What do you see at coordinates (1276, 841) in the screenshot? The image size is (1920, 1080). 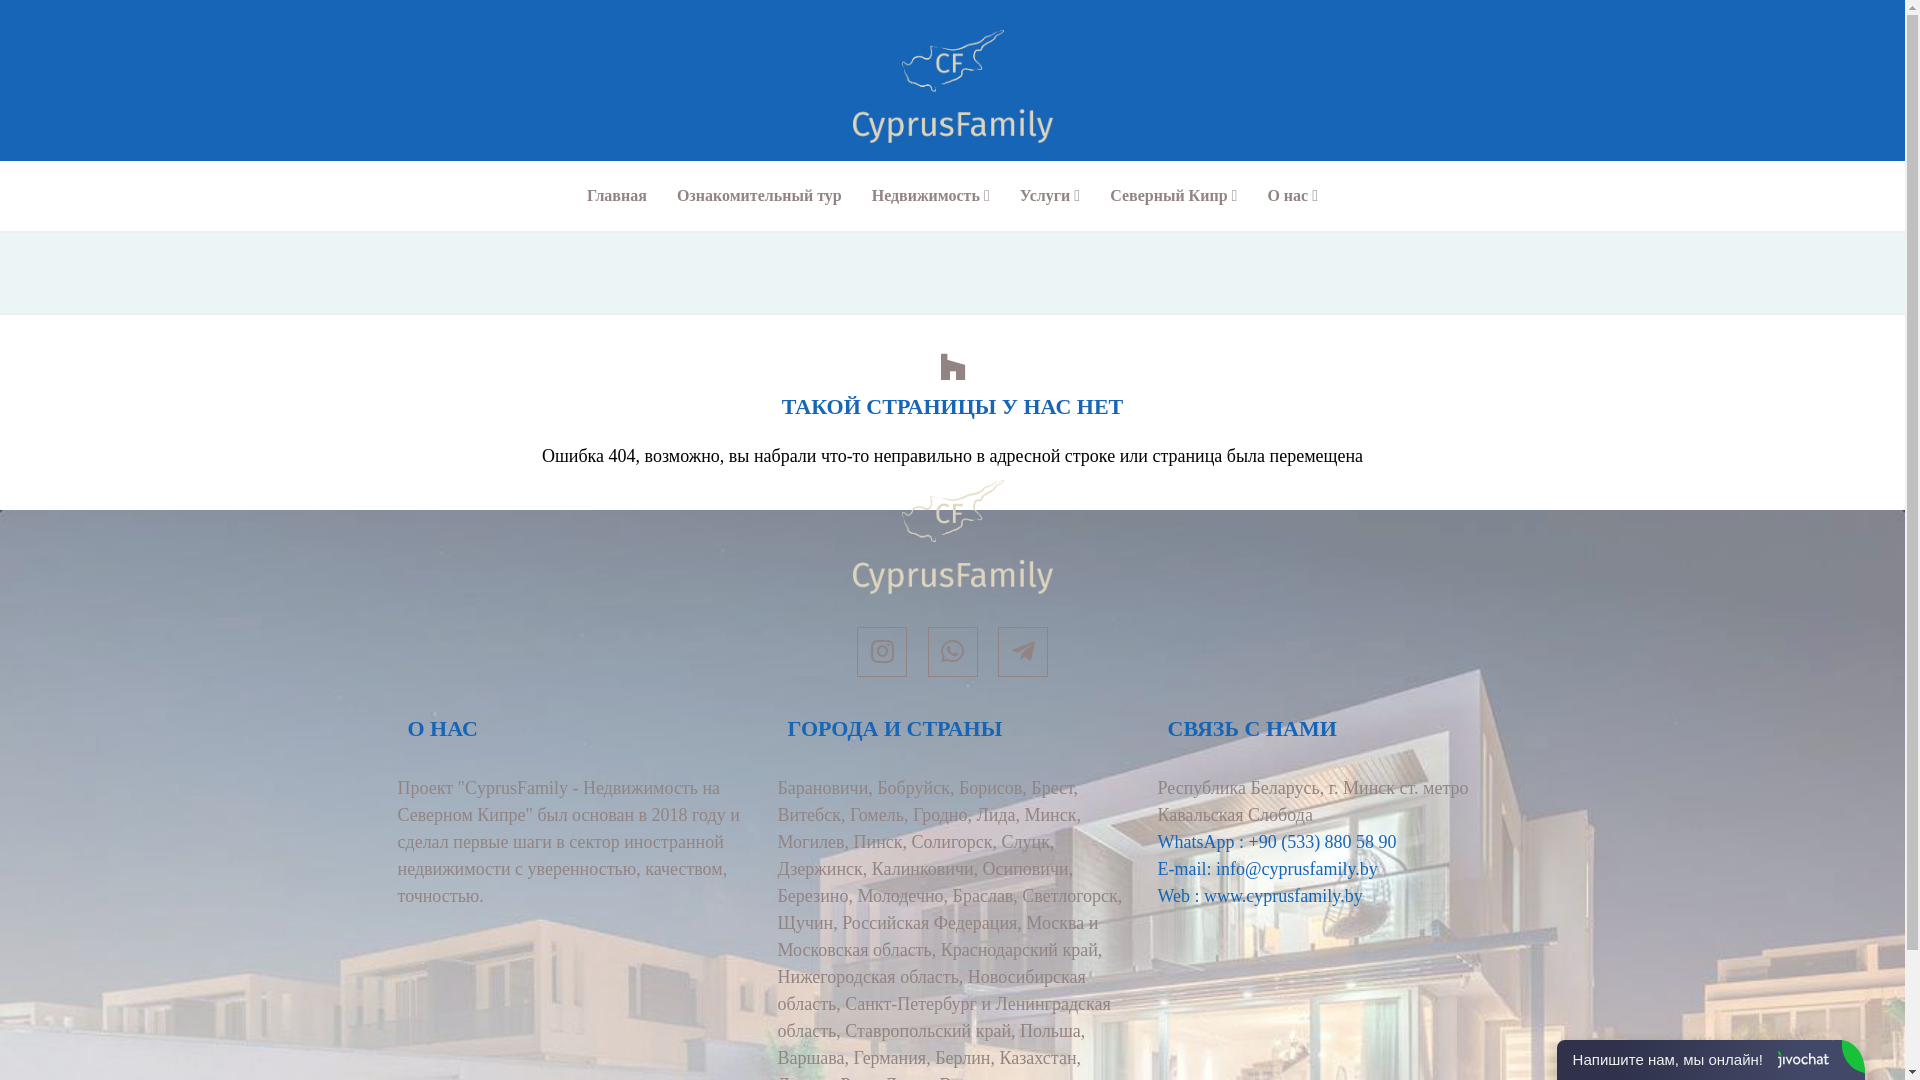 I see `'WhatsApp : +90 (533) 880 58 90'` at bounding box center [1276, 841].